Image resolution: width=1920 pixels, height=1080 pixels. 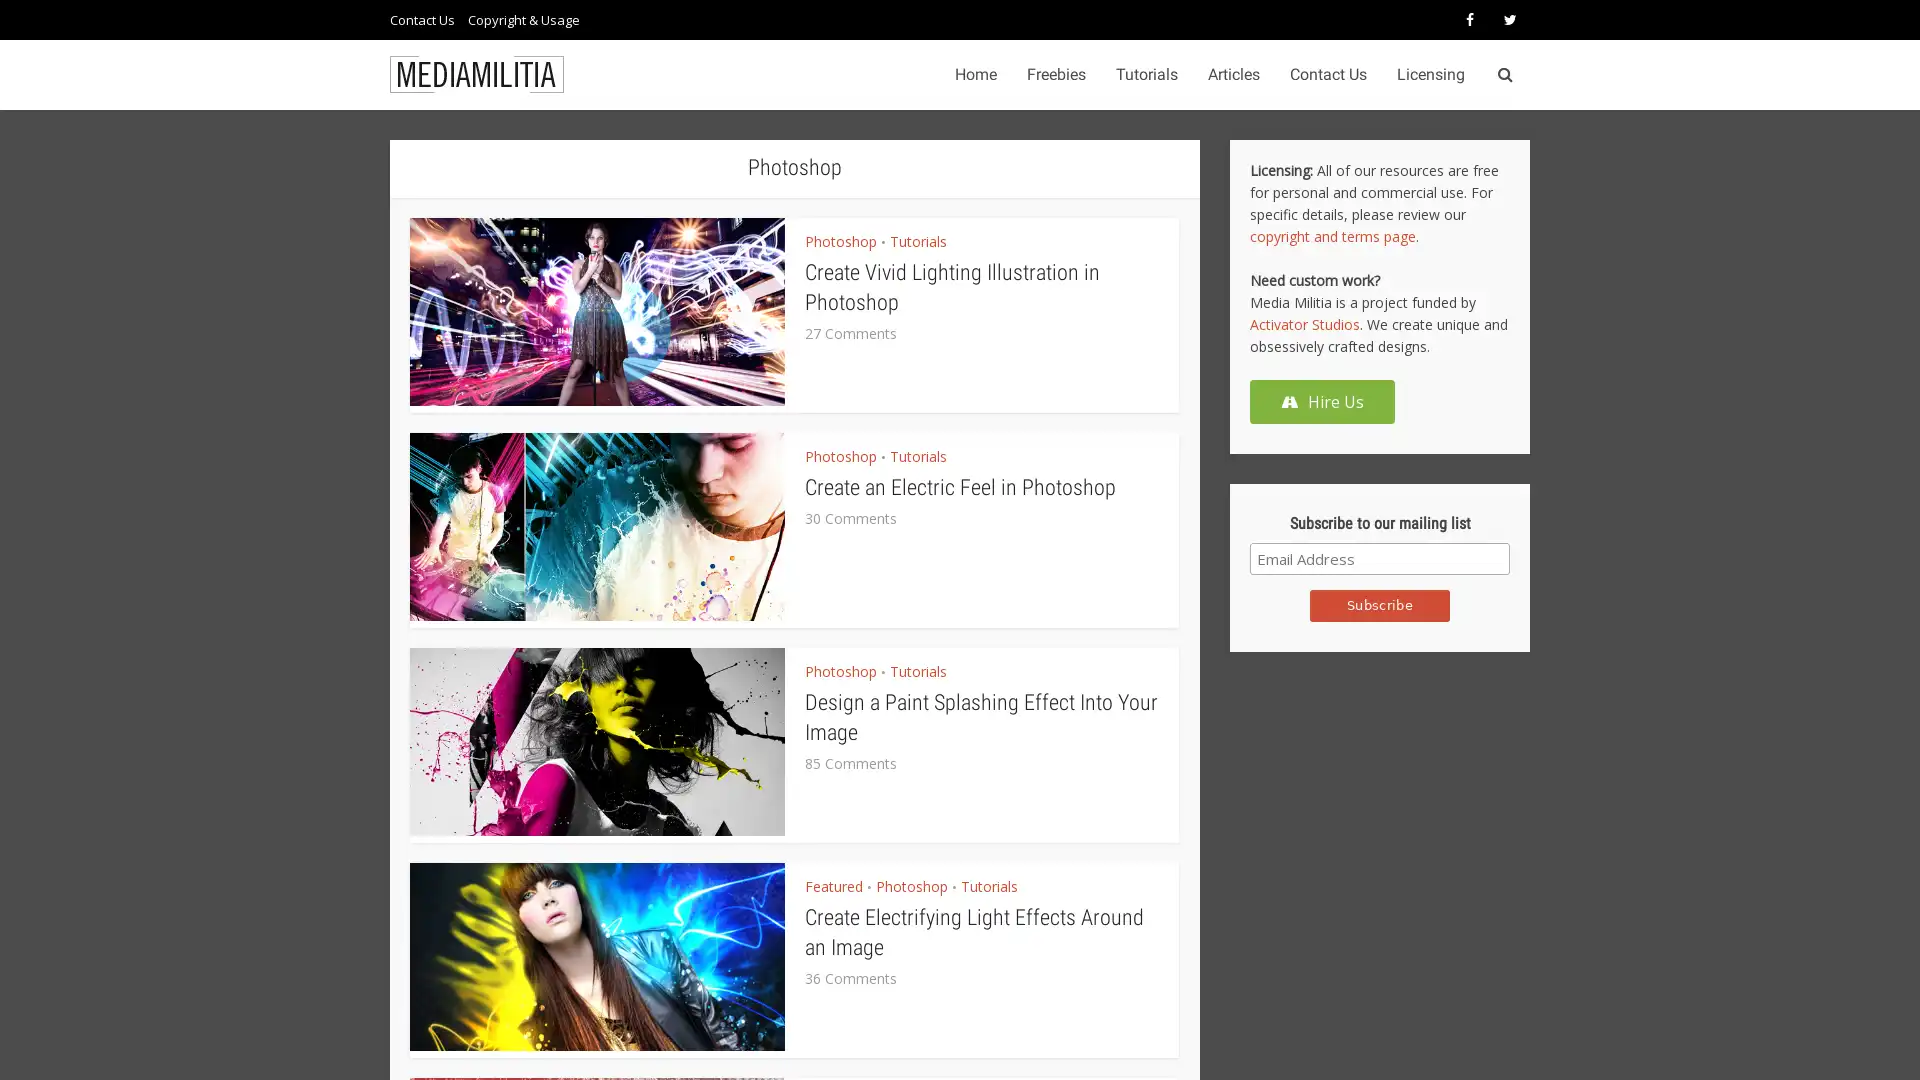 I want to click on Subscribe, so click(x=1379, y=604).